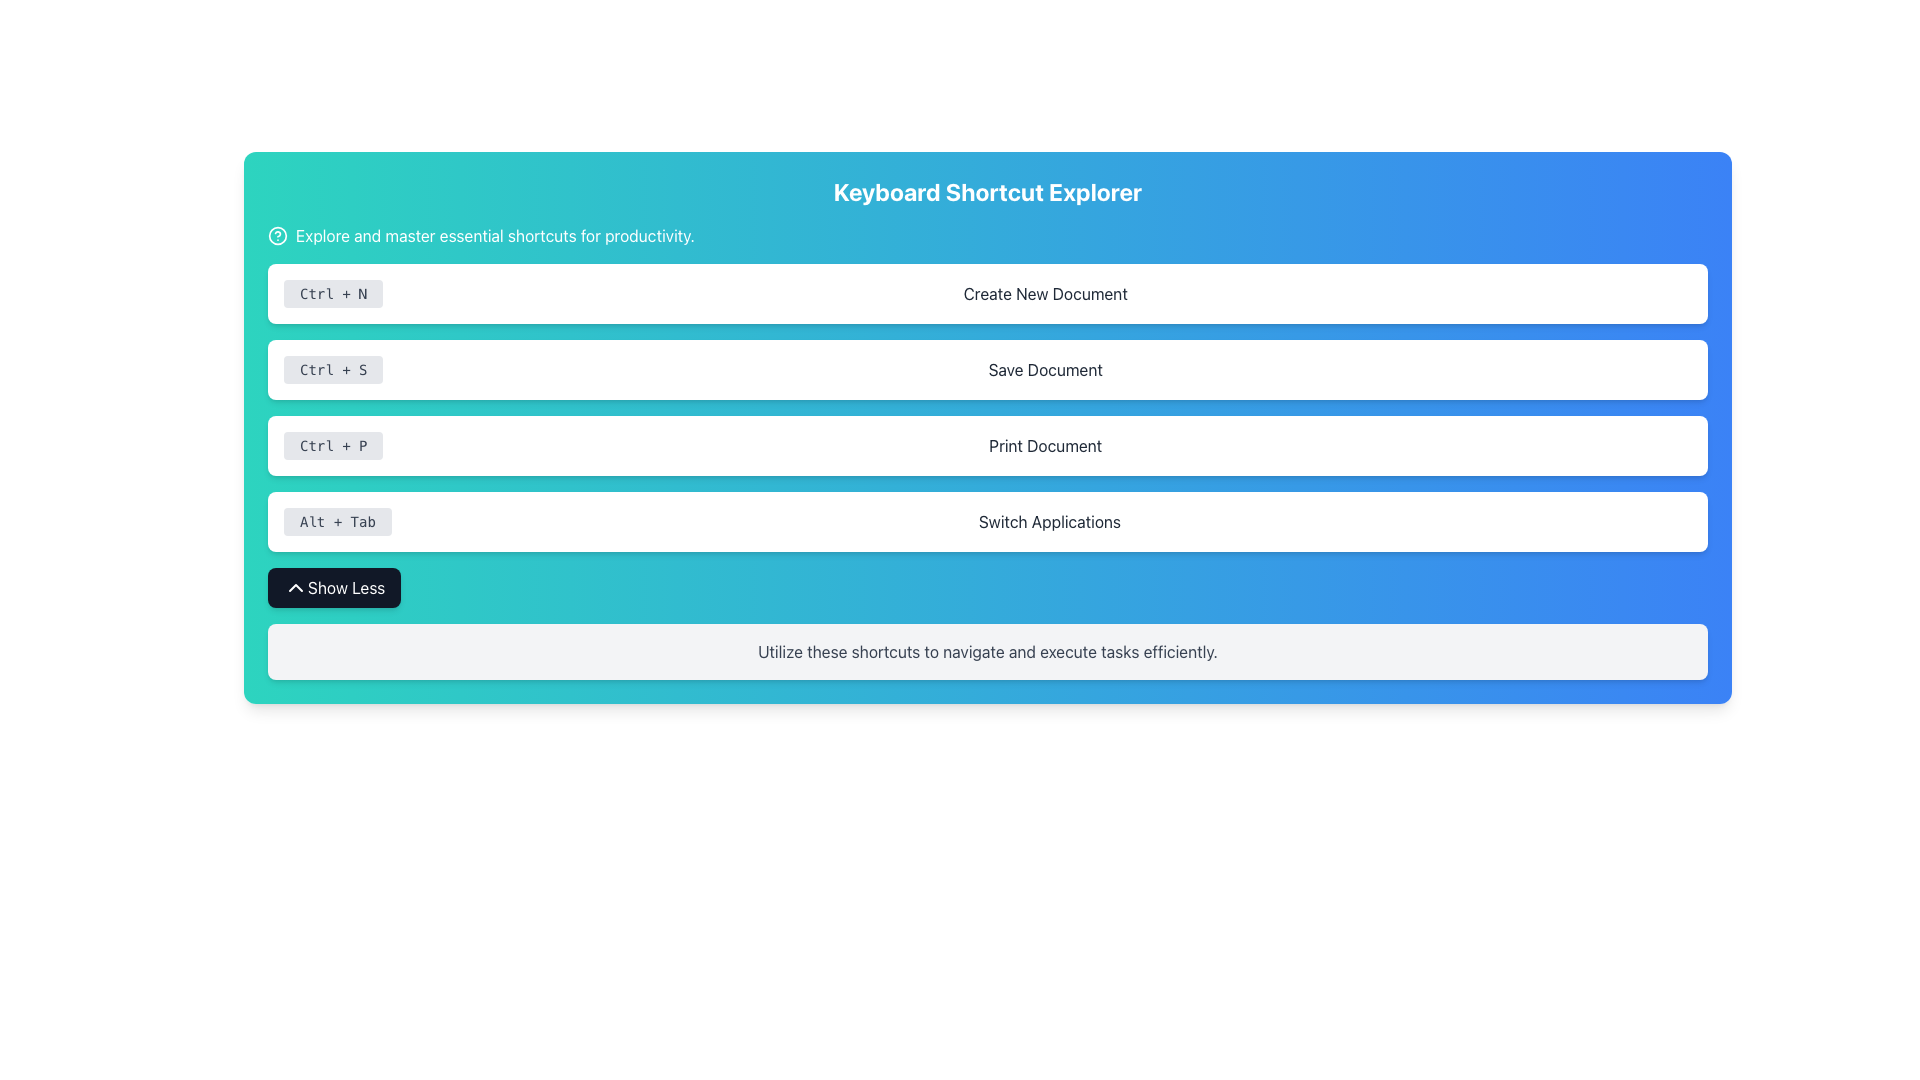  I want to click on the Informational Text Box with a light gray background and rounded corners, containing the text 'Utilize these shortcuts to navigate and execute tasks efficiently.', so click(988, 651).